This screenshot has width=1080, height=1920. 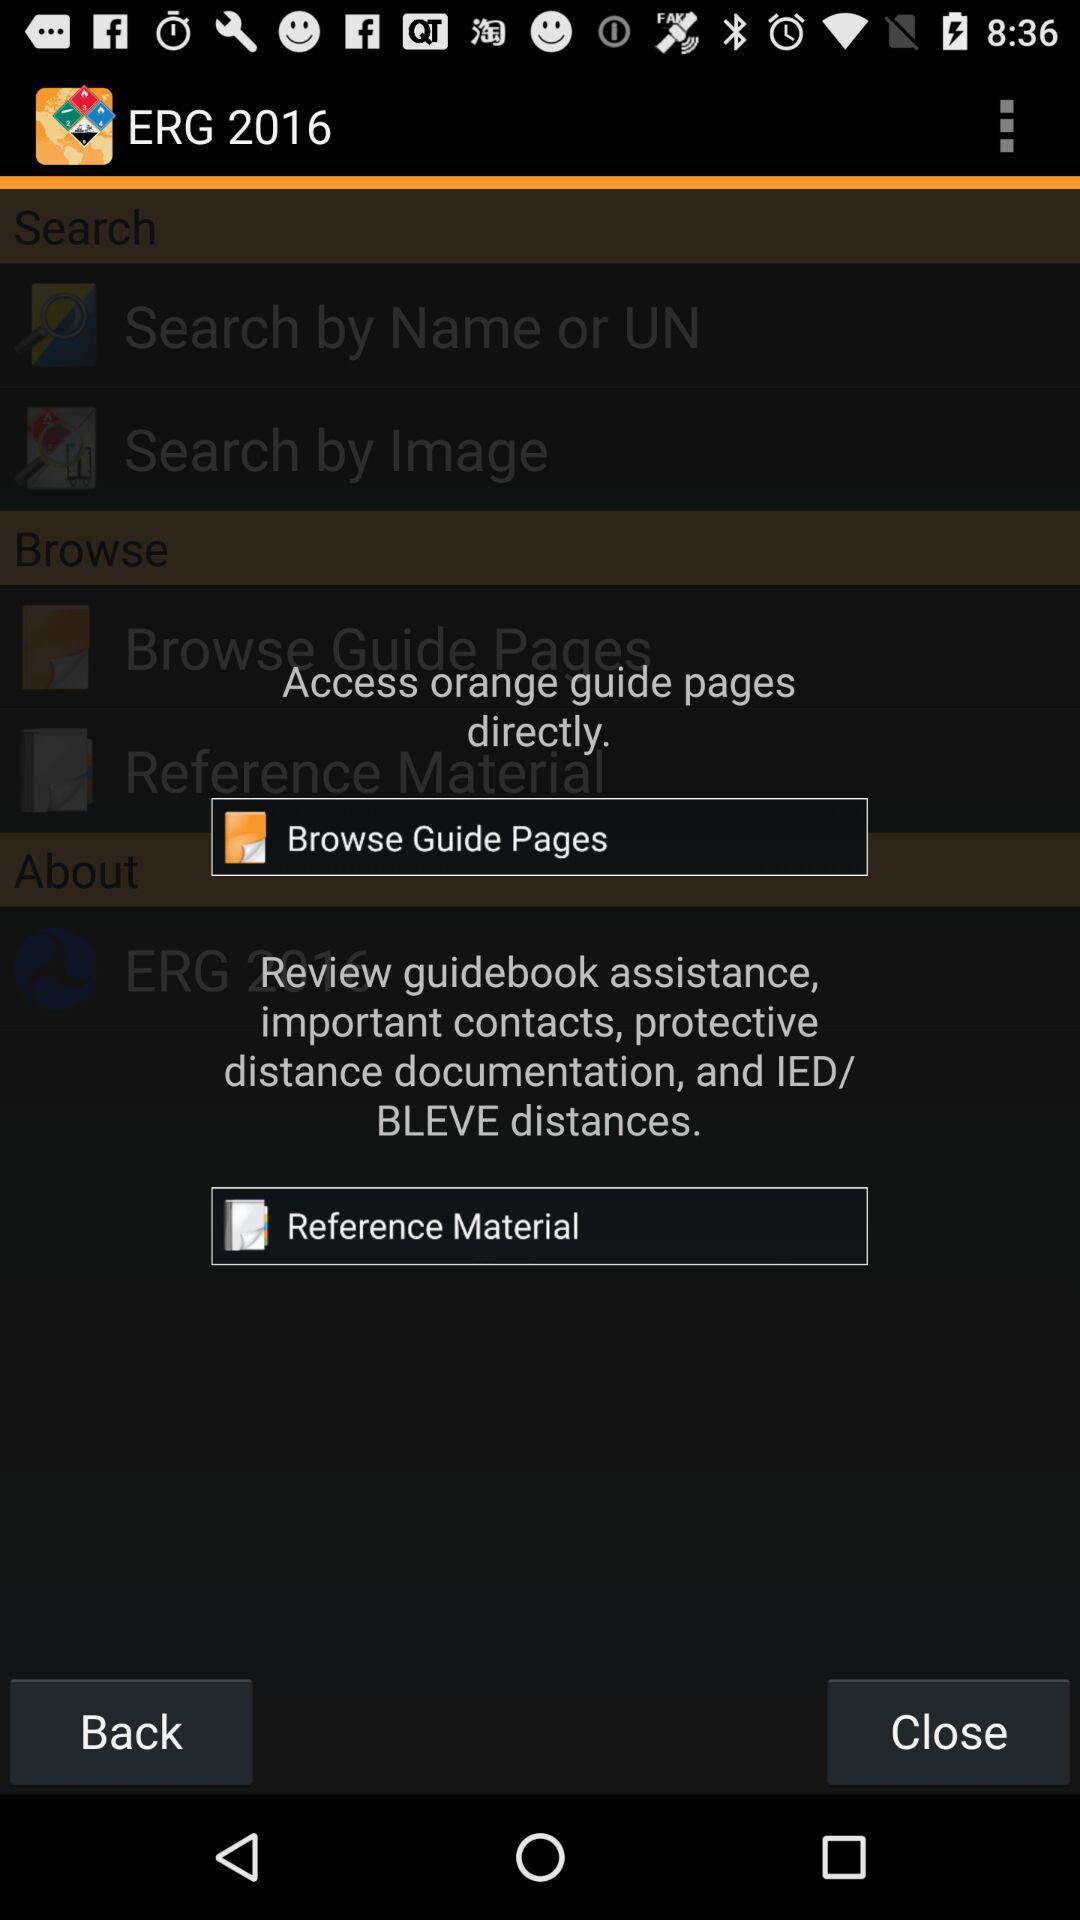 I want to click on button next to the close, so click(x=131, y=1730).